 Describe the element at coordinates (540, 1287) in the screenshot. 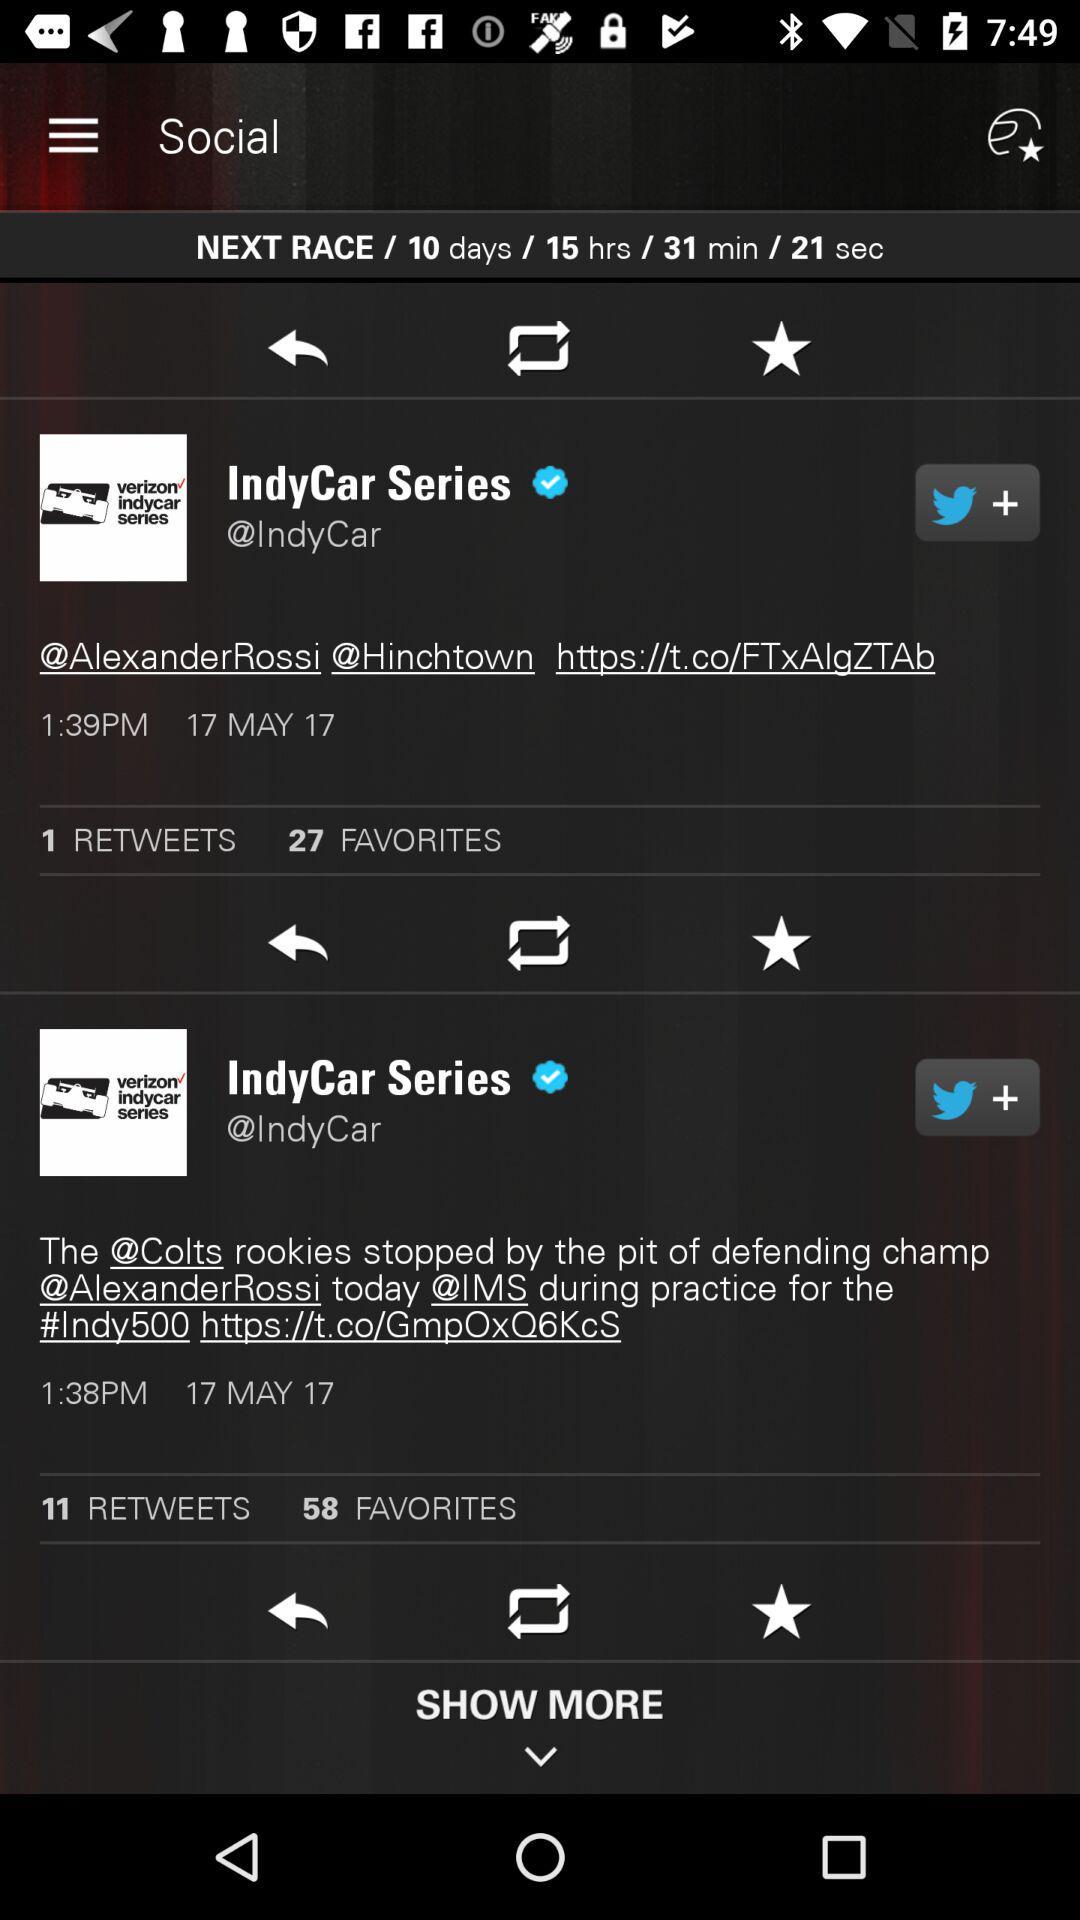

I see `item above the 1 38pm 17 item` at that location.